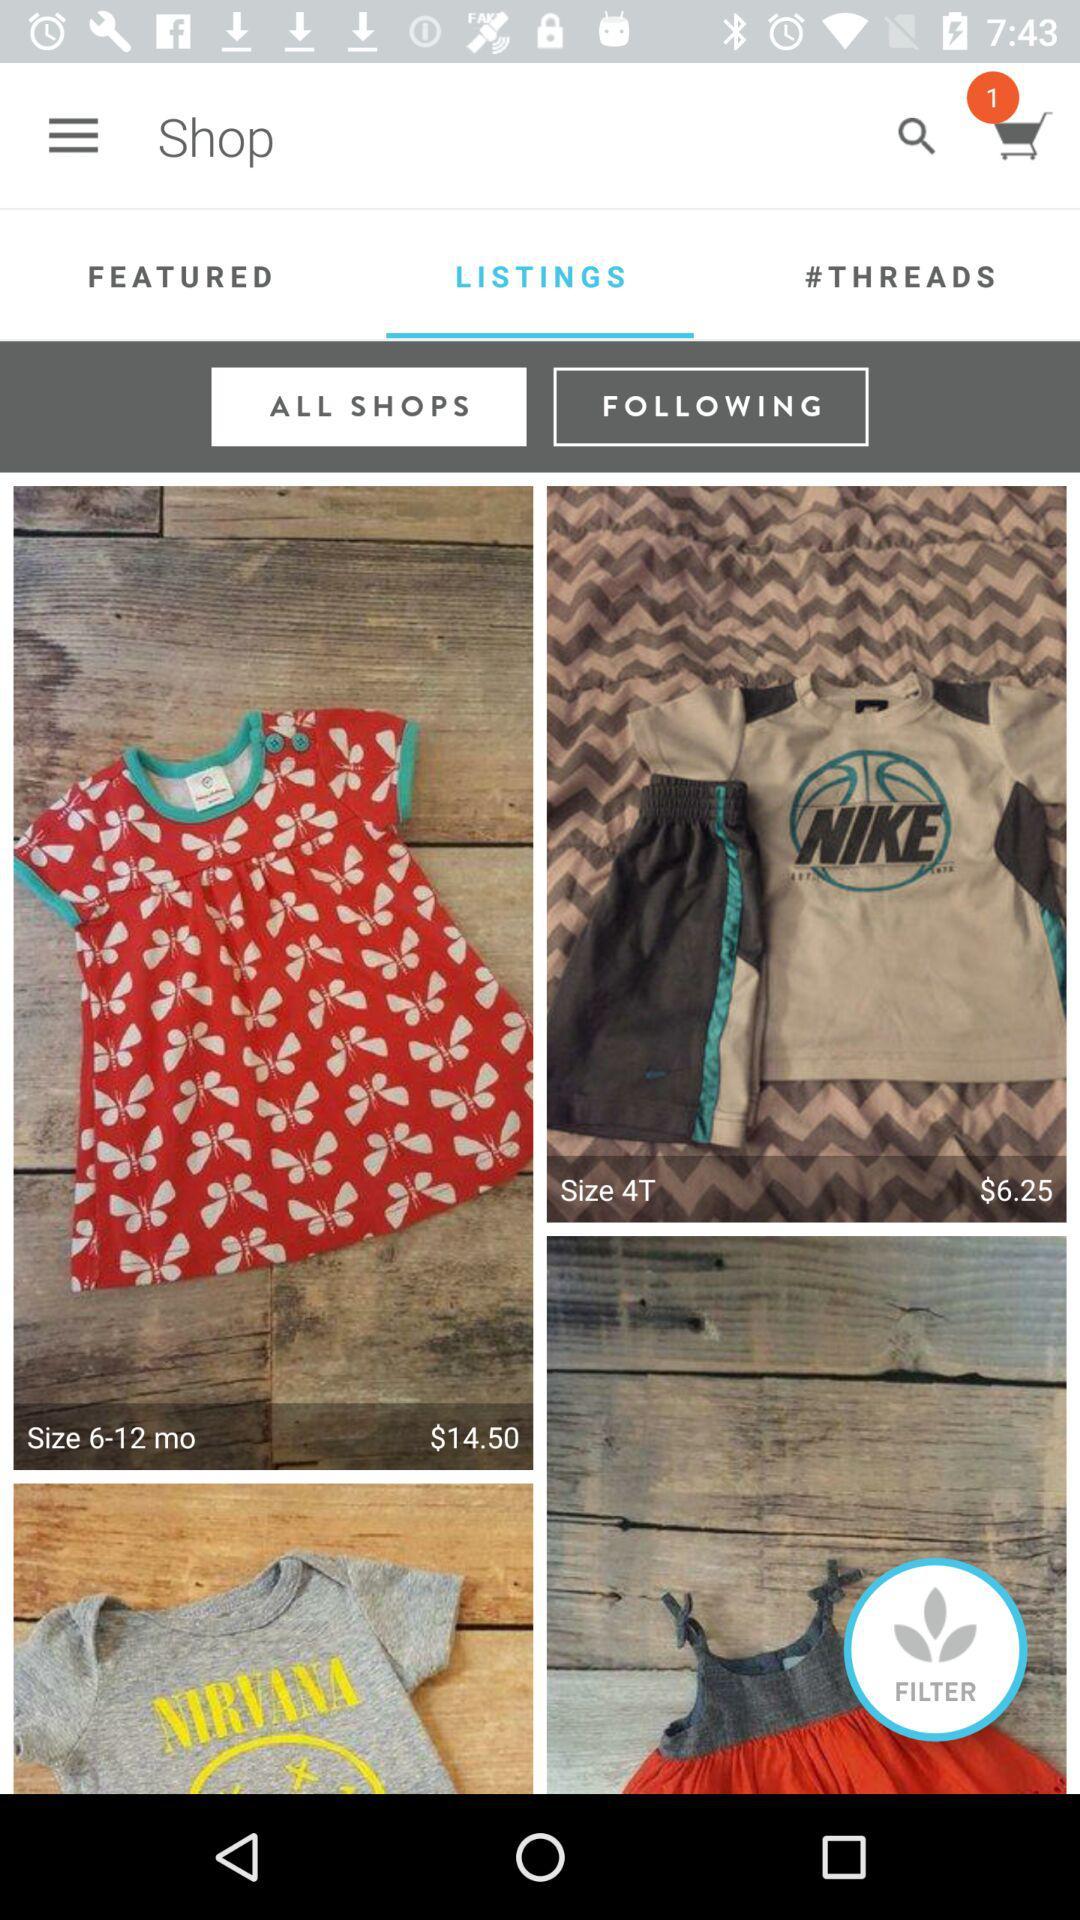 This screenshot has height=1920, width=1080. What do you see at coordinates (935, 1649) in the screenshot?
I see `filter` at bounding box center [935, 1649].